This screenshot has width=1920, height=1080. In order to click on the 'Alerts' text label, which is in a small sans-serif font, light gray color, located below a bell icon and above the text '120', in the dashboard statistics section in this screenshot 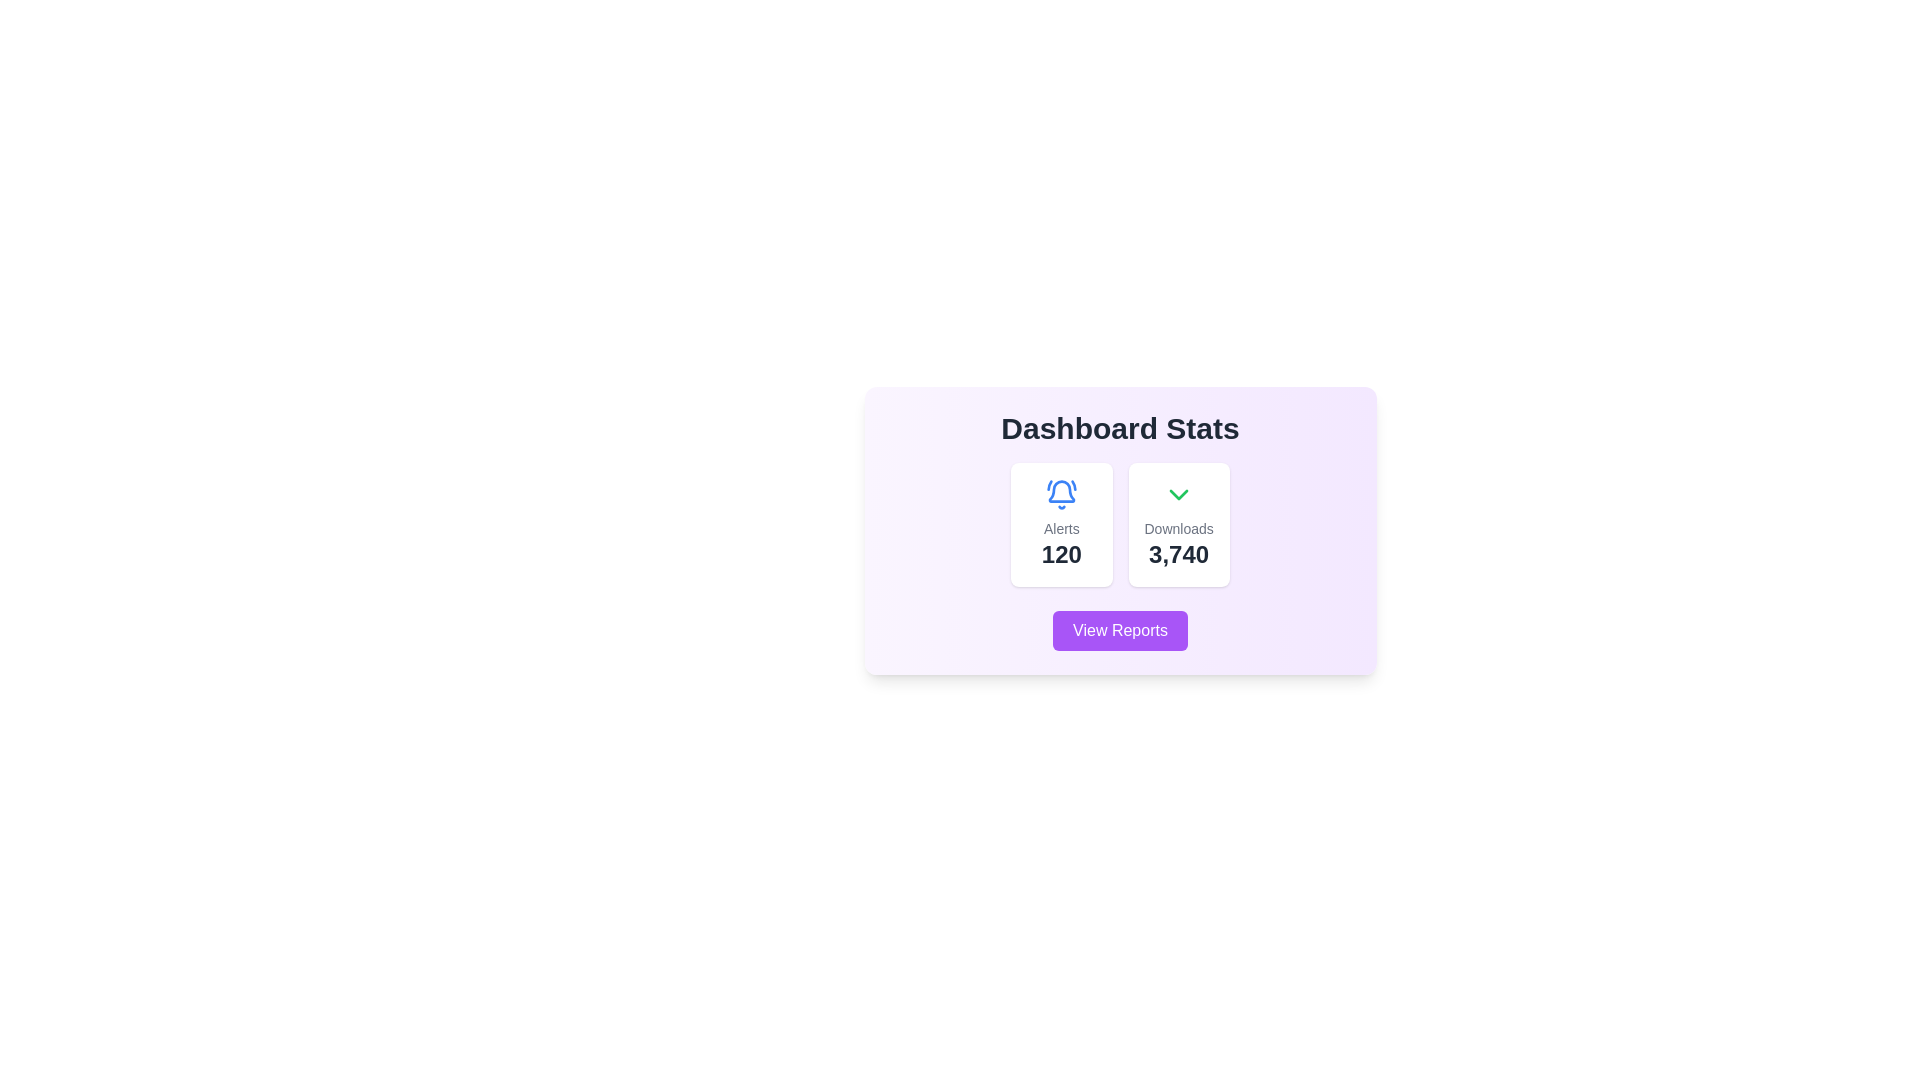, I will do `click(1060, 527)`.